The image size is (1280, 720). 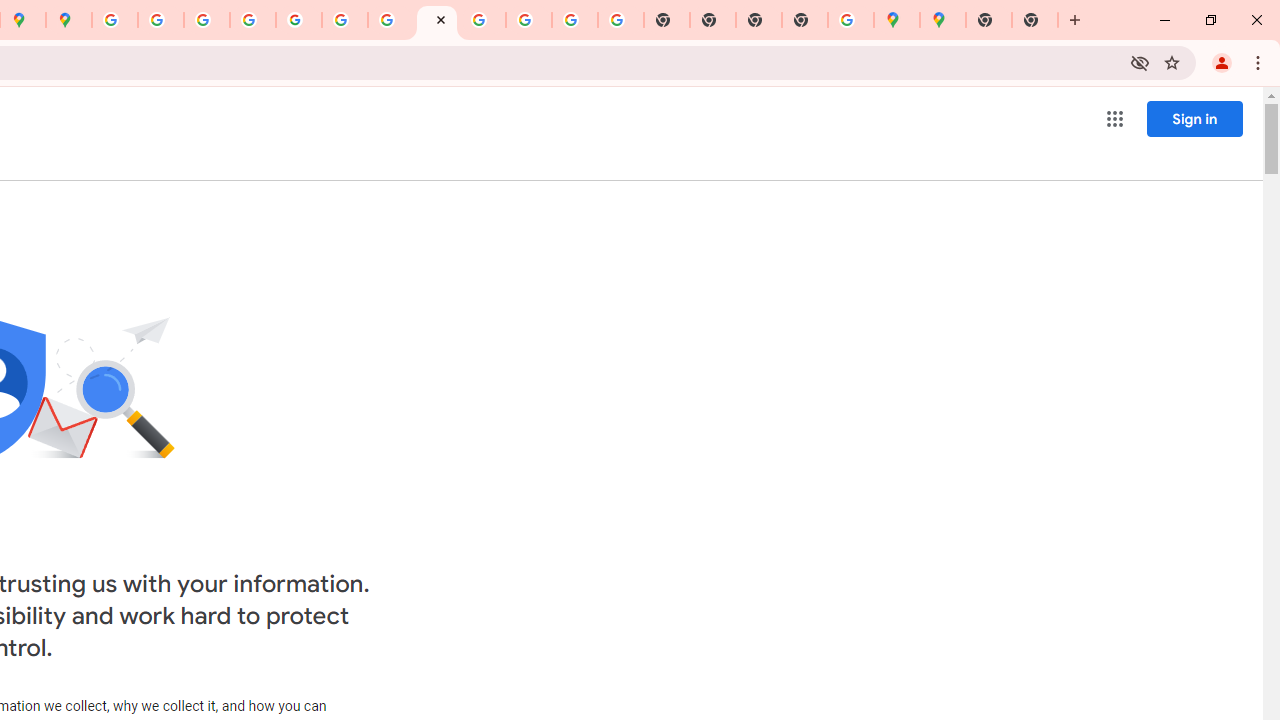 What do you see at coordinates (942, 20) in the screenshot?
I see `'Google Maps'` at bounding box center [942, 20].